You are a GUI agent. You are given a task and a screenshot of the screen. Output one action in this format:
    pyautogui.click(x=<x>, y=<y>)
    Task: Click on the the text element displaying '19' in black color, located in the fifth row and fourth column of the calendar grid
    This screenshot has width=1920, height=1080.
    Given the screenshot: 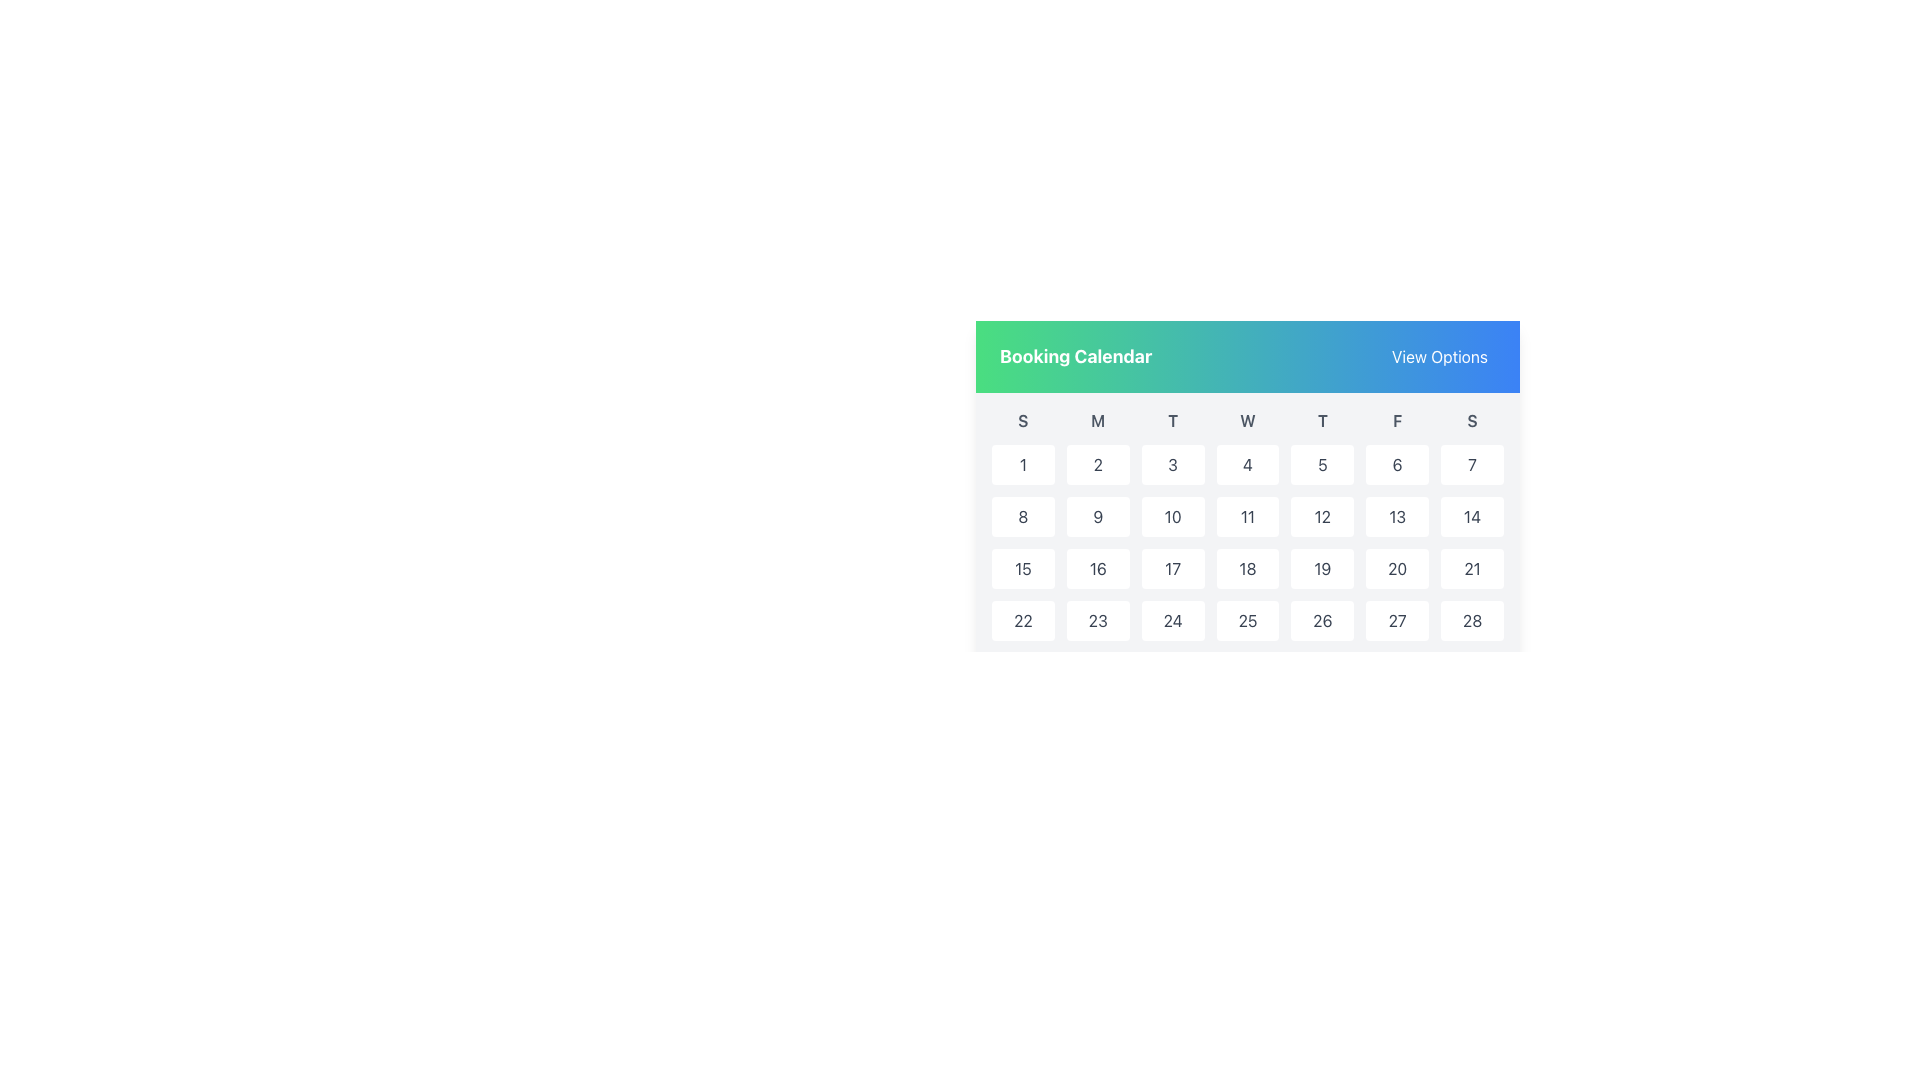 What is the action you would take?
    pyautogui.click(x=1321, y=569)
    